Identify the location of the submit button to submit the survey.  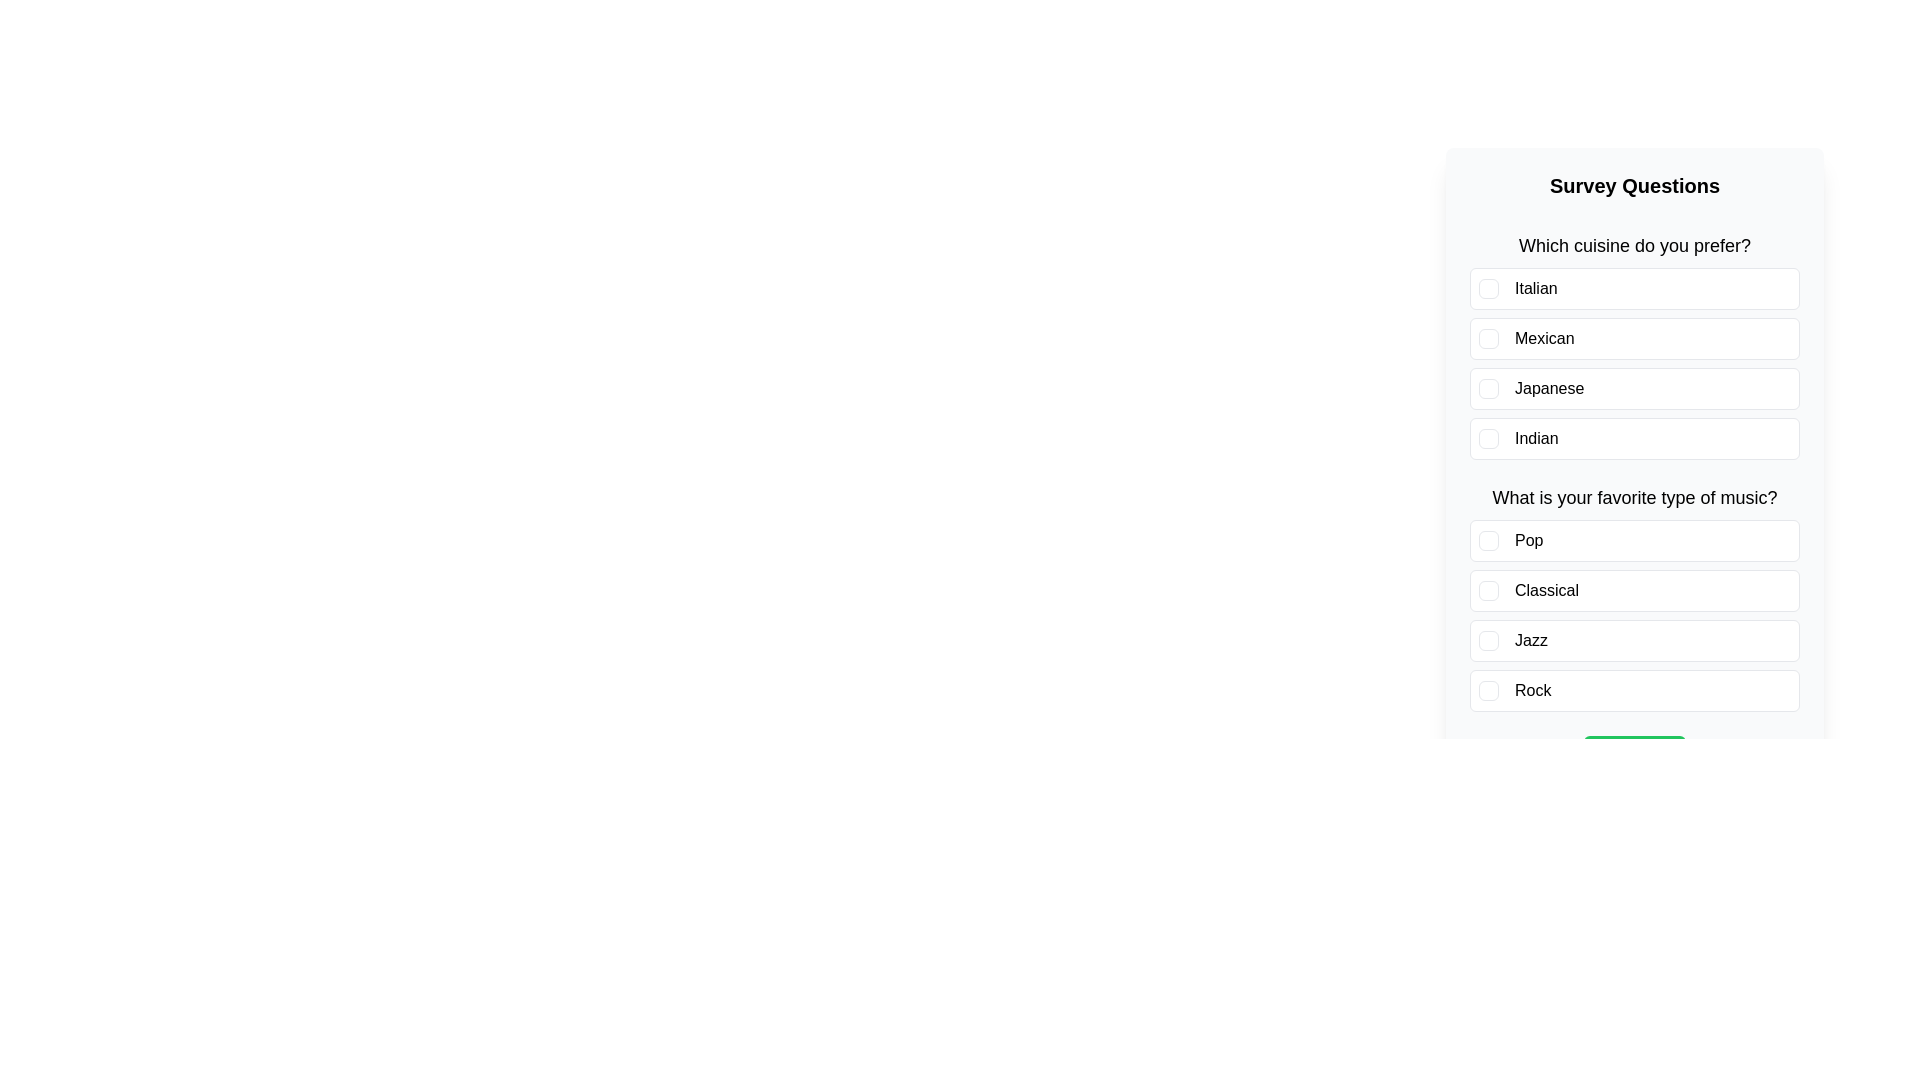
(1635, 756).